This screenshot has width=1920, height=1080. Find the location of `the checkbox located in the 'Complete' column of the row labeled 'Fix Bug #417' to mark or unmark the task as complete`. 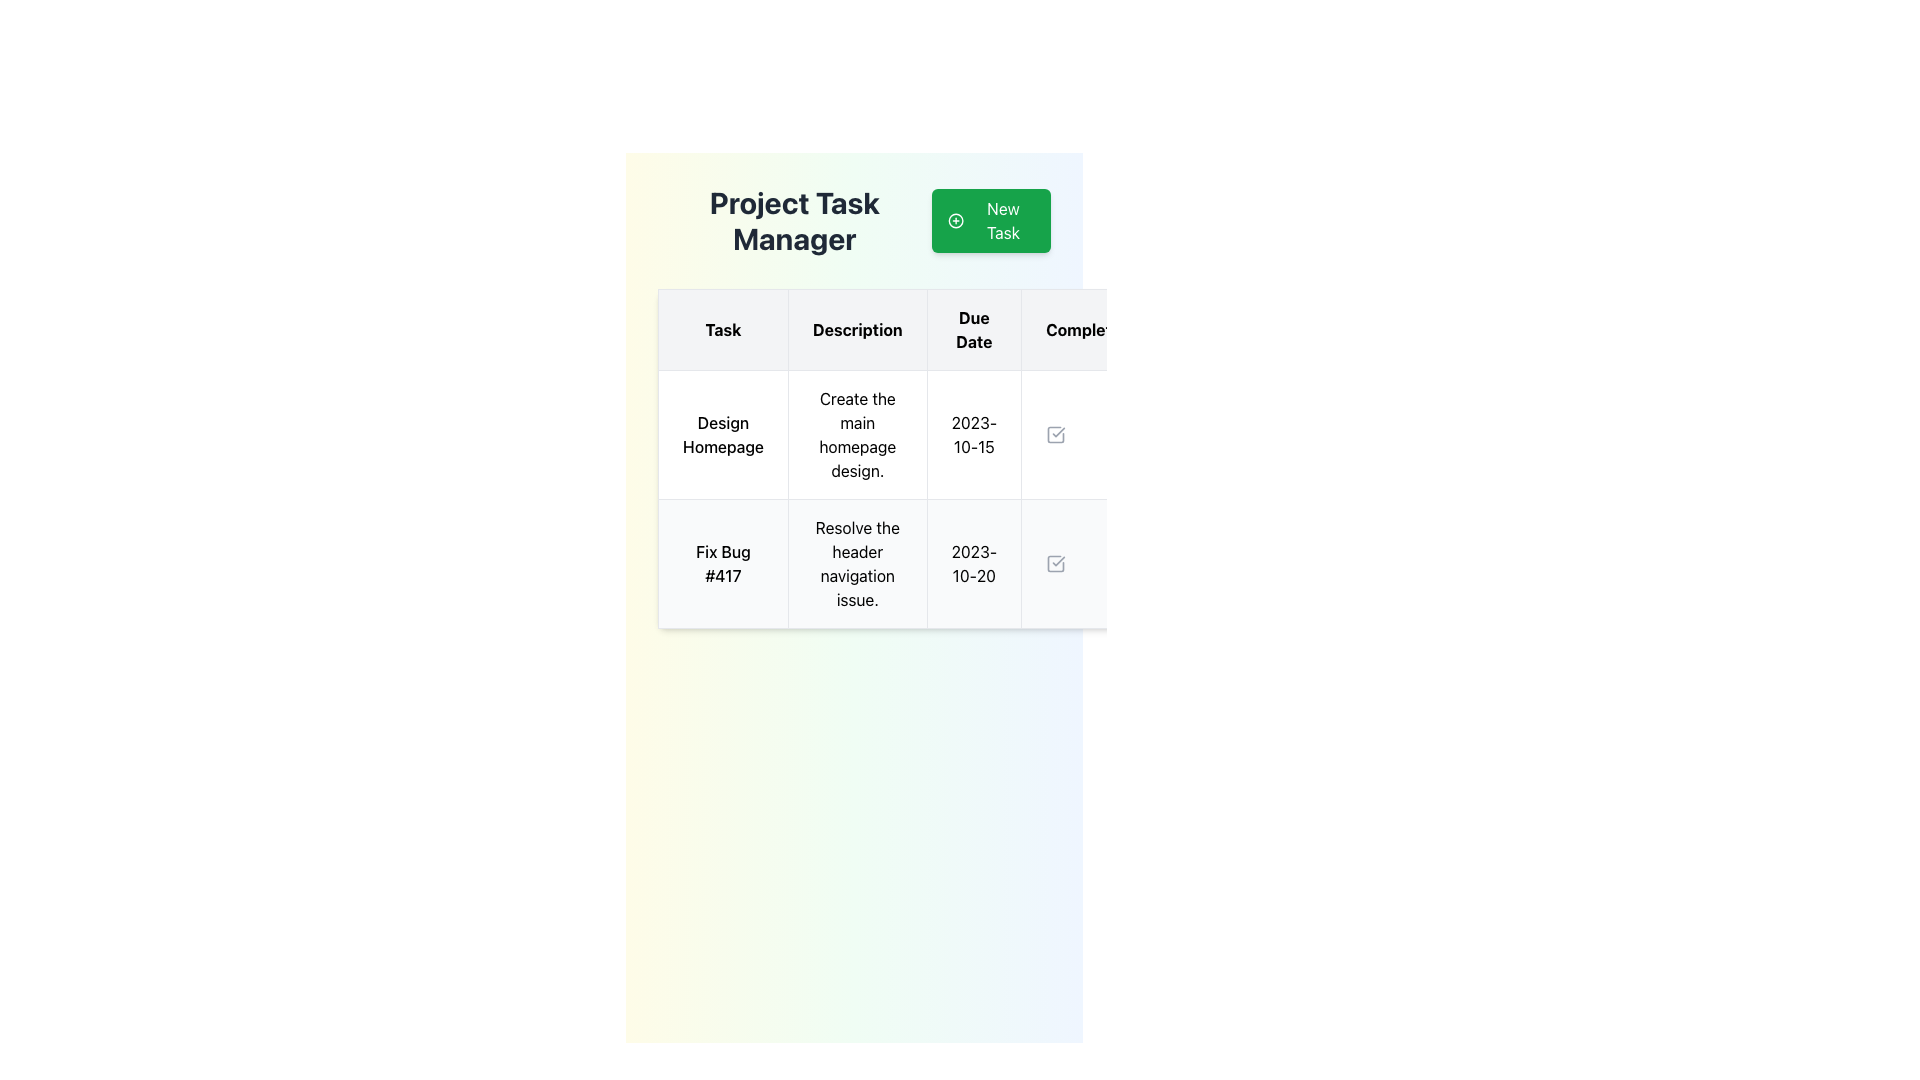

the checkbox located in the 'Complete' column of the row labeled 'Fix Bug #417' to mark or unmark the task as complete is located at coordinates (1082, 563).